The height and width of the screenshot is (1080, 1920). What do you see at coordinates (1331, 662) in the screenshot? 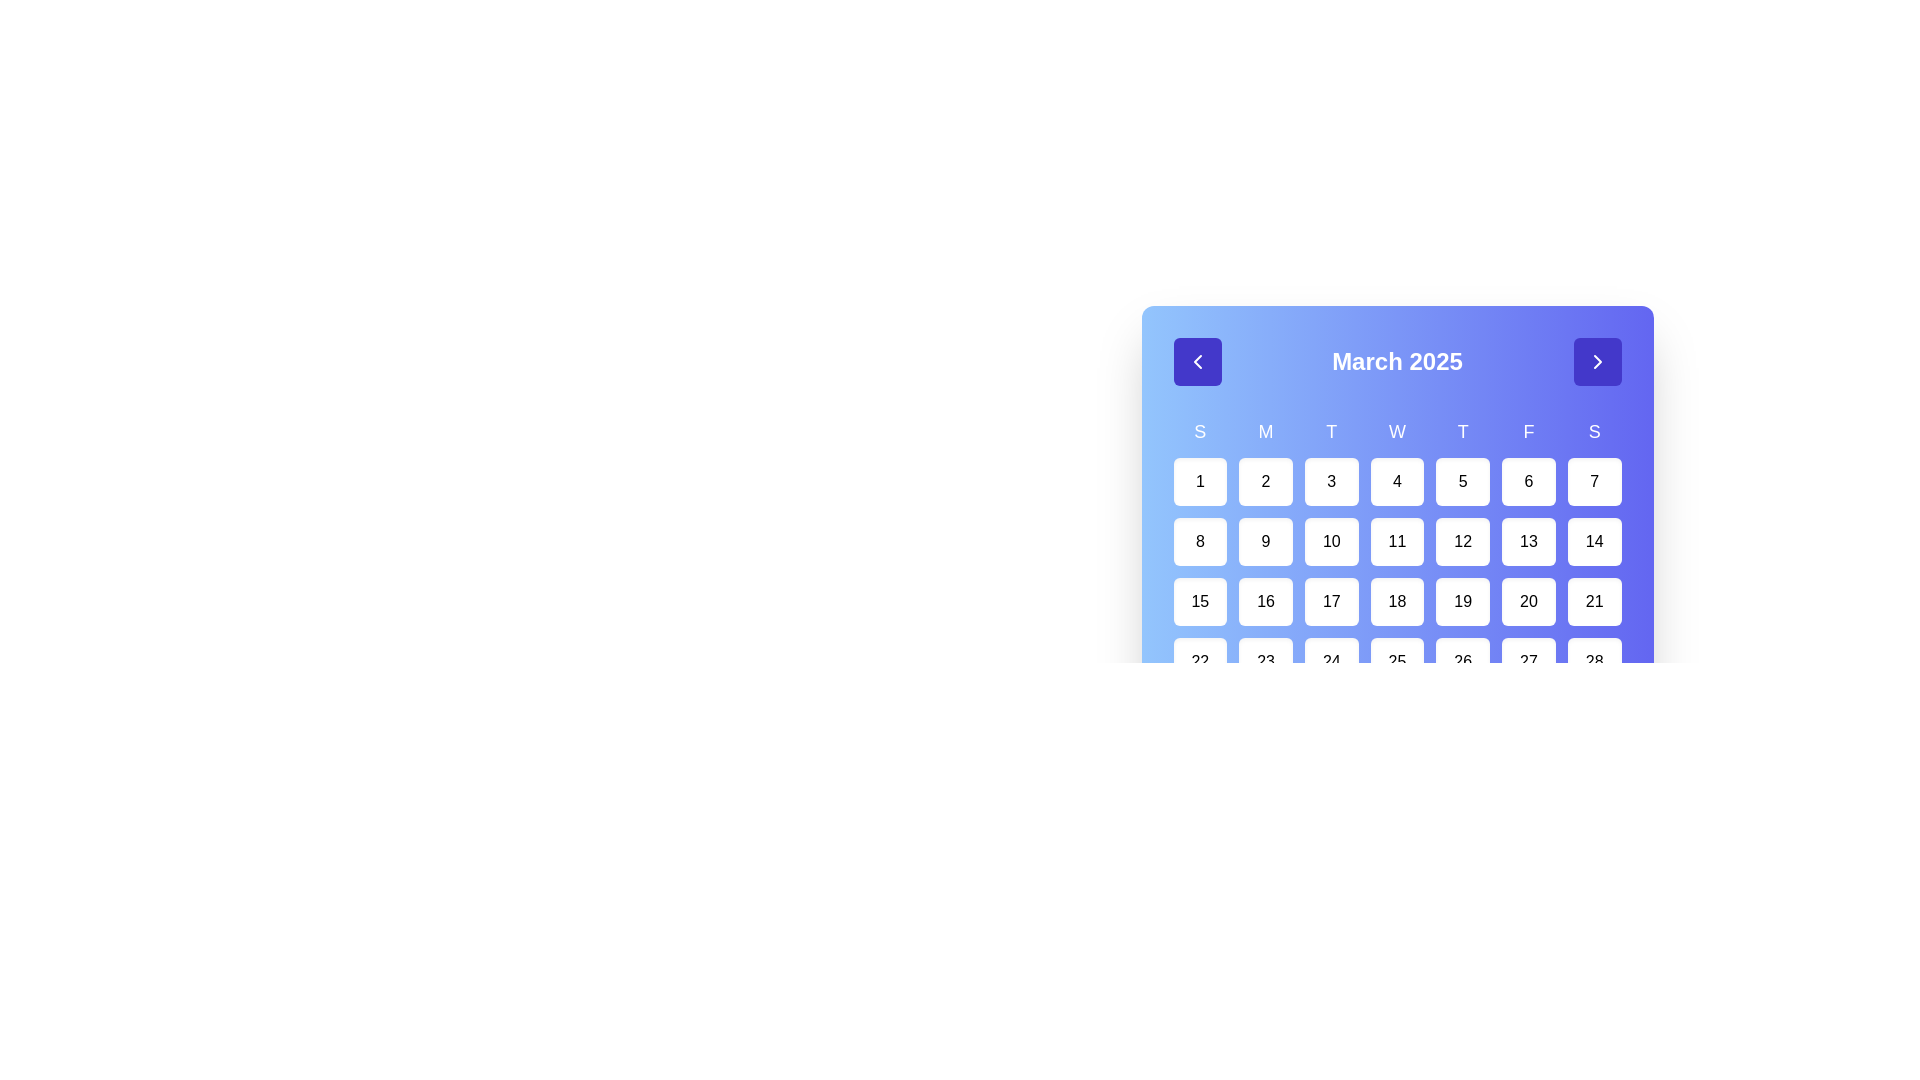
I see `the button labeled '24'` at bounding box center [1331, 662].